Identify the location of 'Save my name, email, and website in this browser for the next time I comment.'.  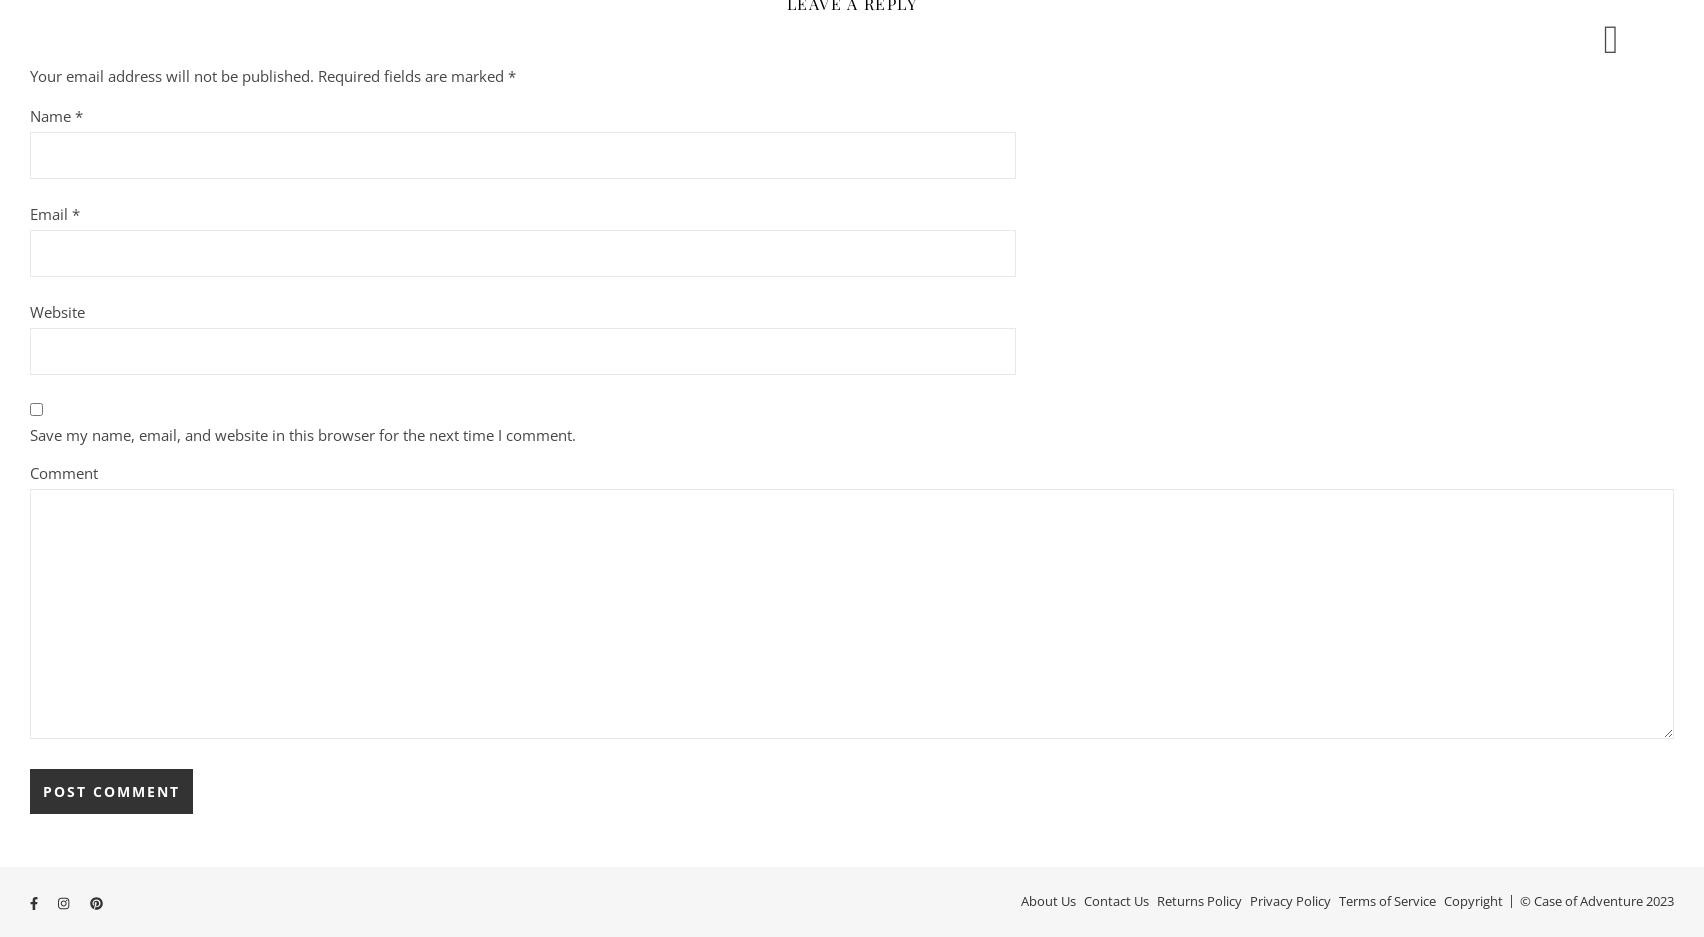
(301, 433).